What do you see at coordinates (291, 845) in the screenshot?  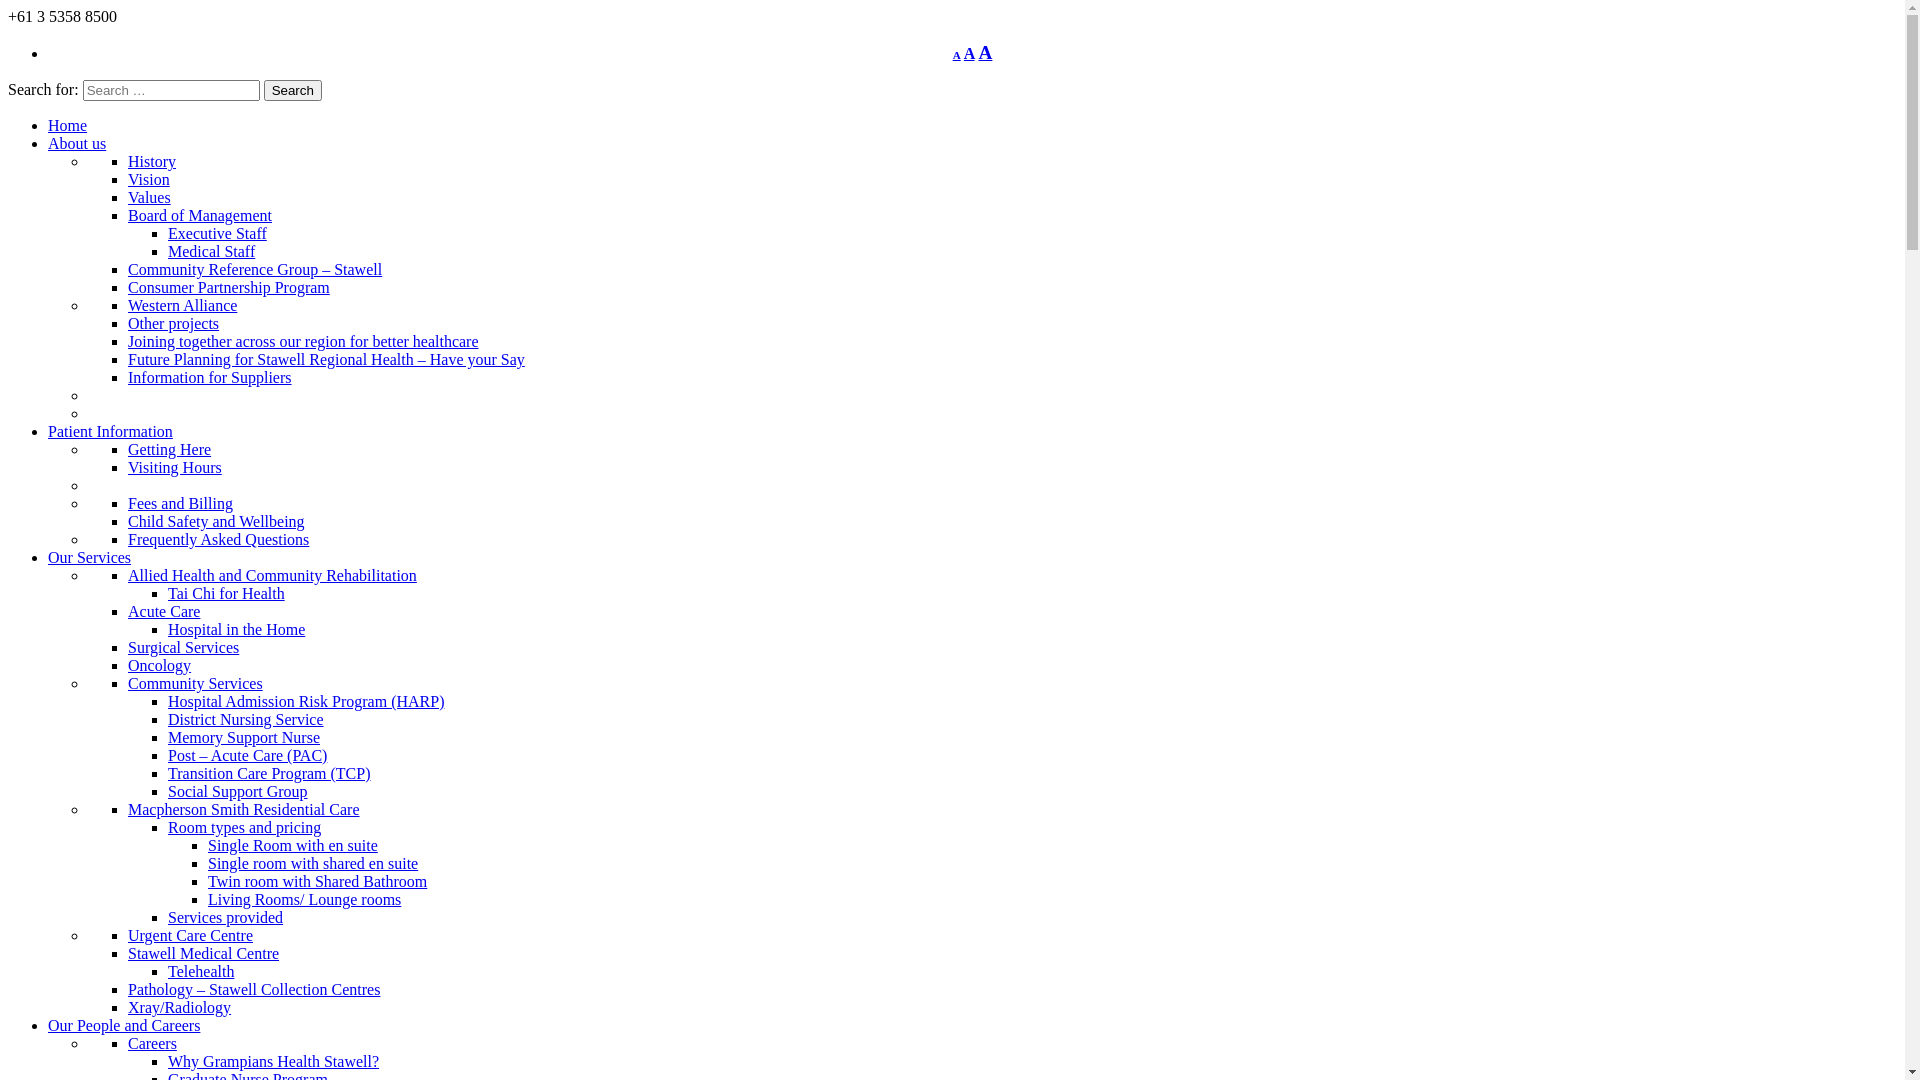 I see `'Single Room with en suite'` at bounding box center [291, 845].